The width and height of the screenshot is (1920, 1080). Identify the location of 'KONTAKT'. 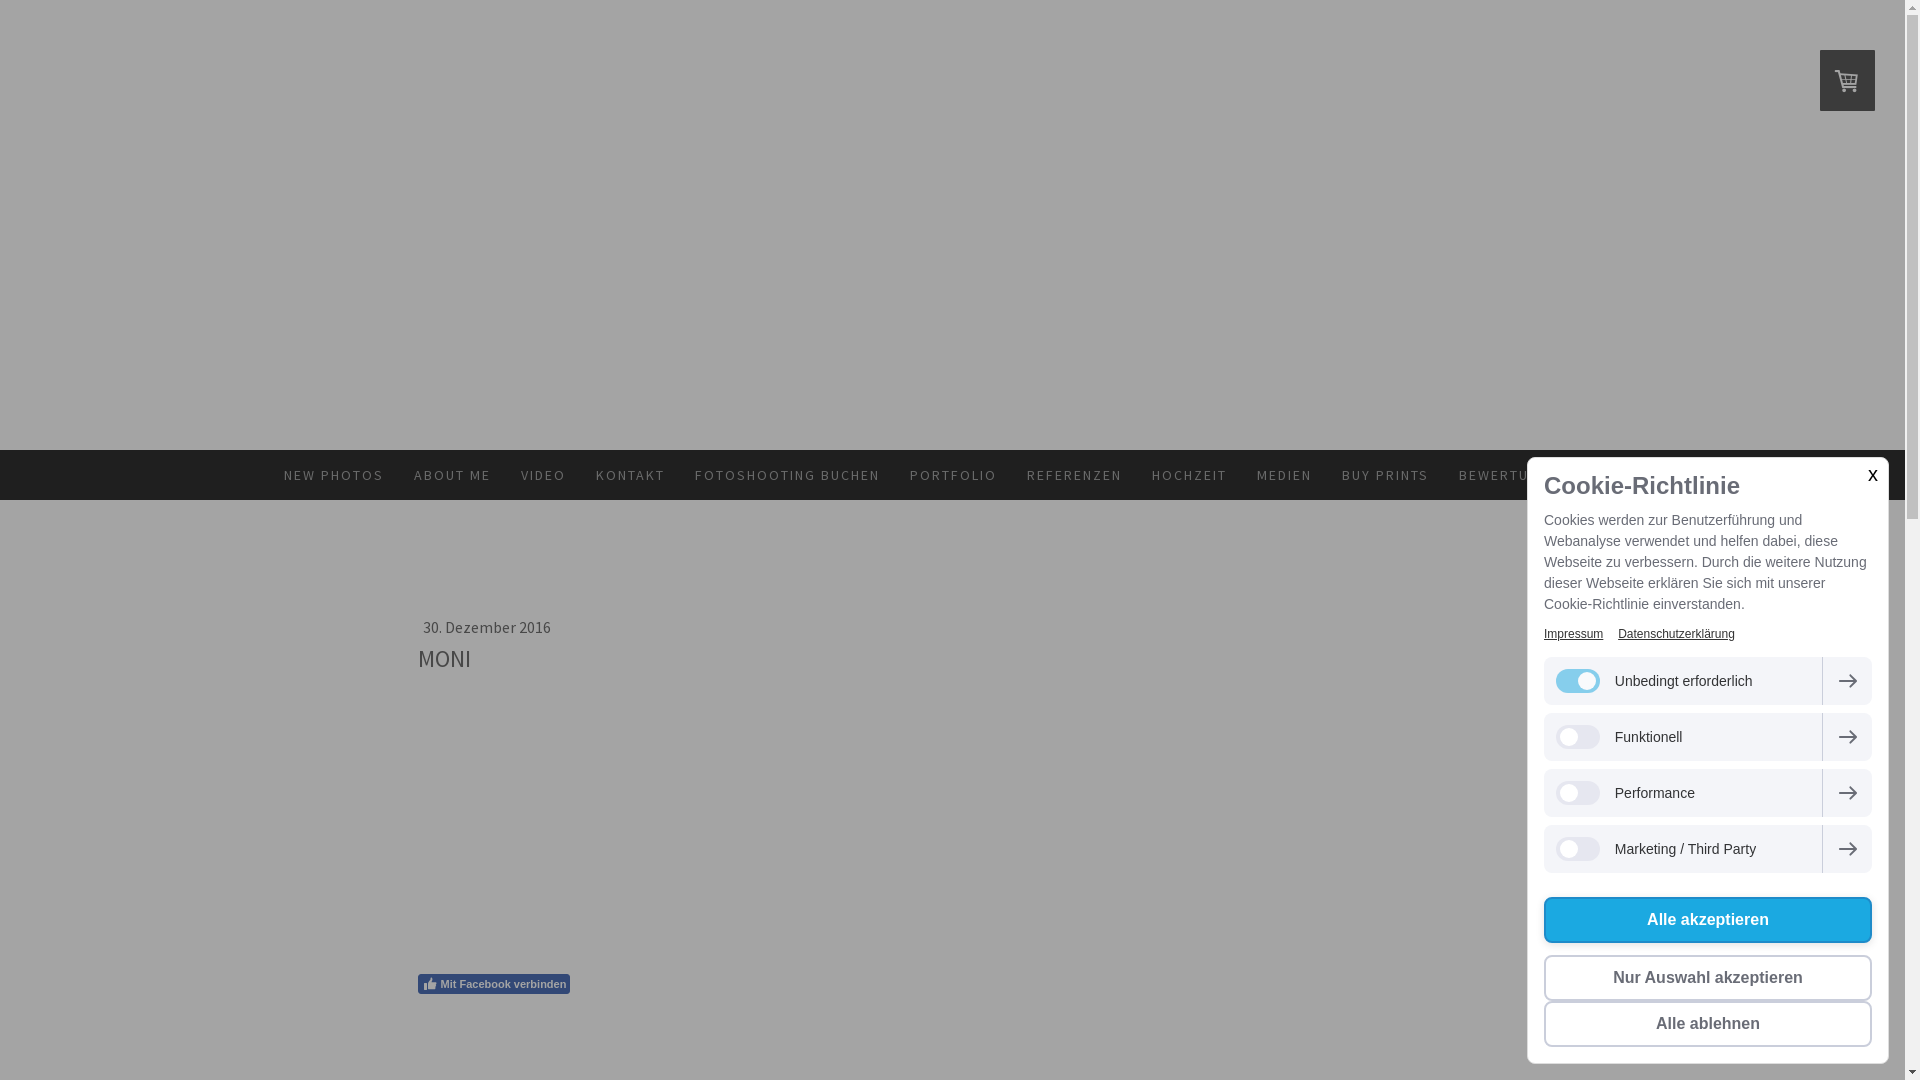
(628, 474).